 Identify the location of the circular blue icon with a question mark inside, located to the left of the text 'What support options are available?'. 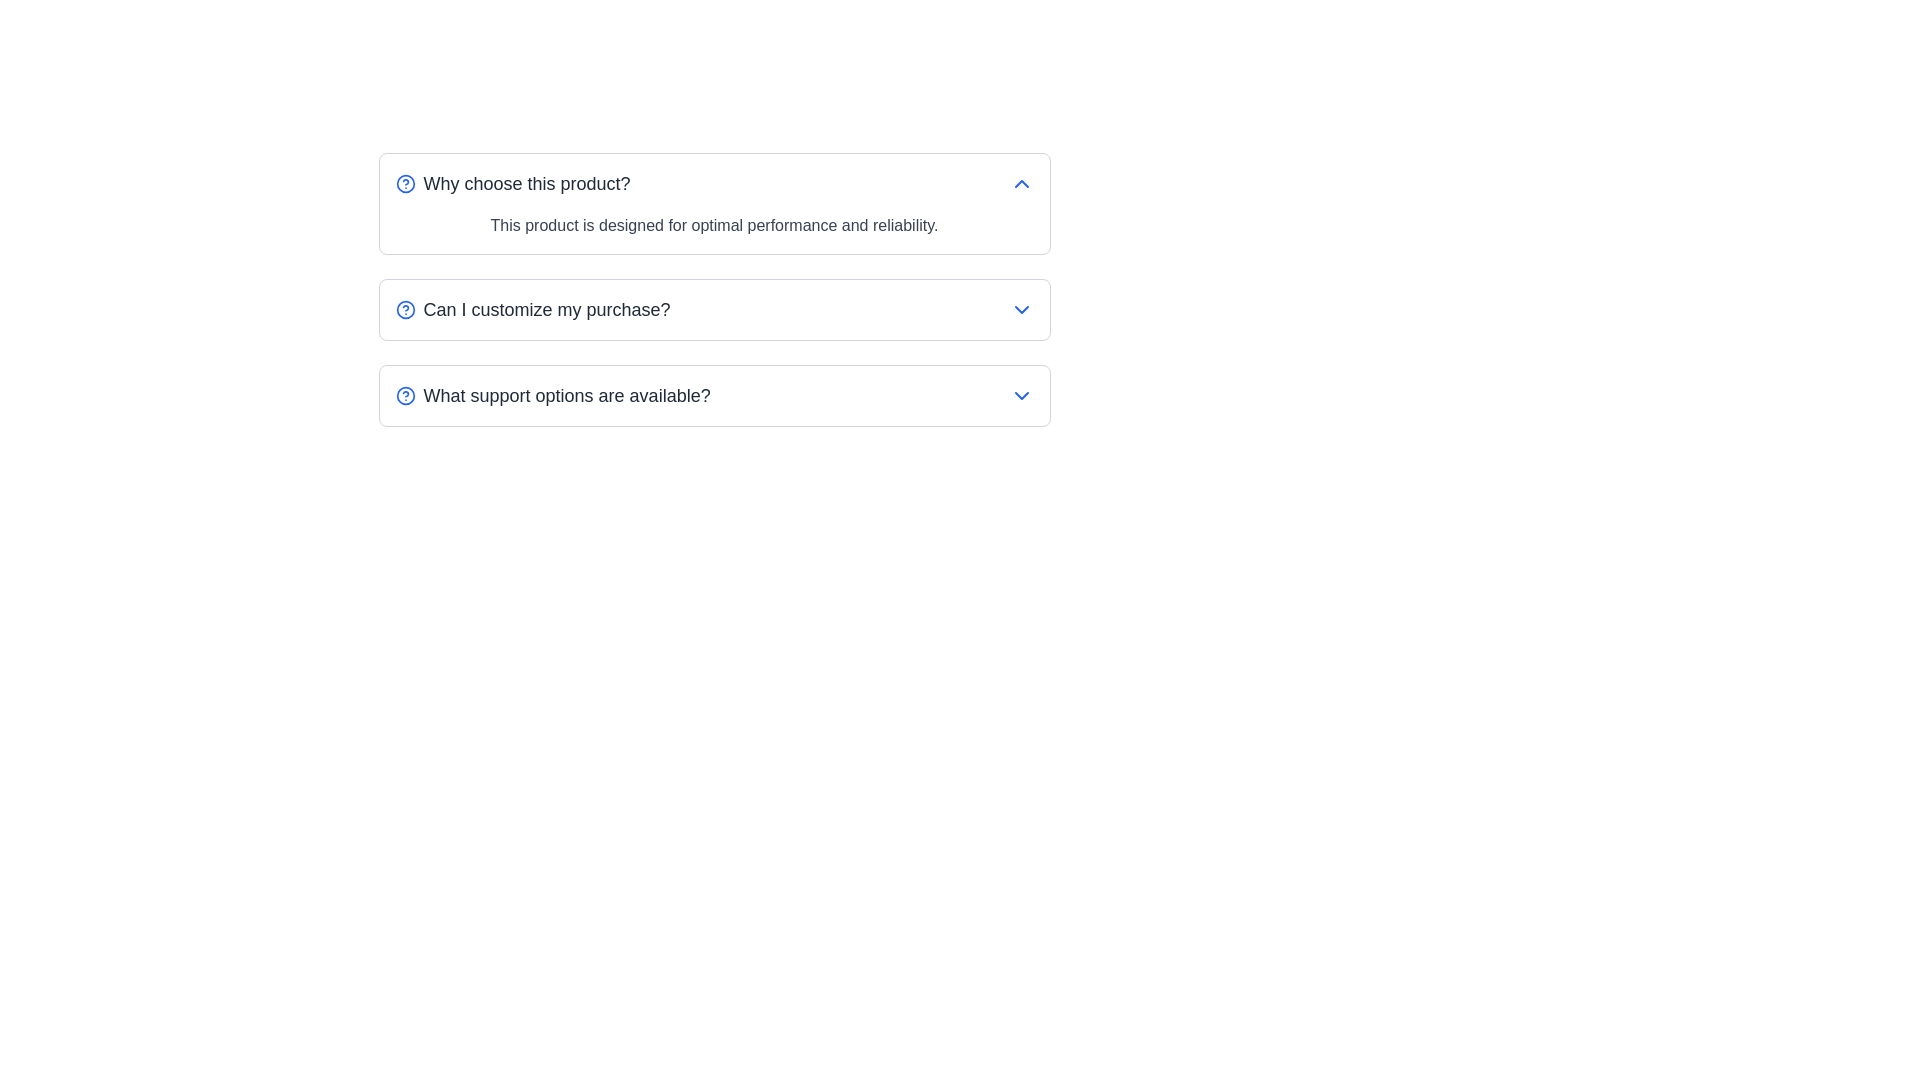
(404, 396).